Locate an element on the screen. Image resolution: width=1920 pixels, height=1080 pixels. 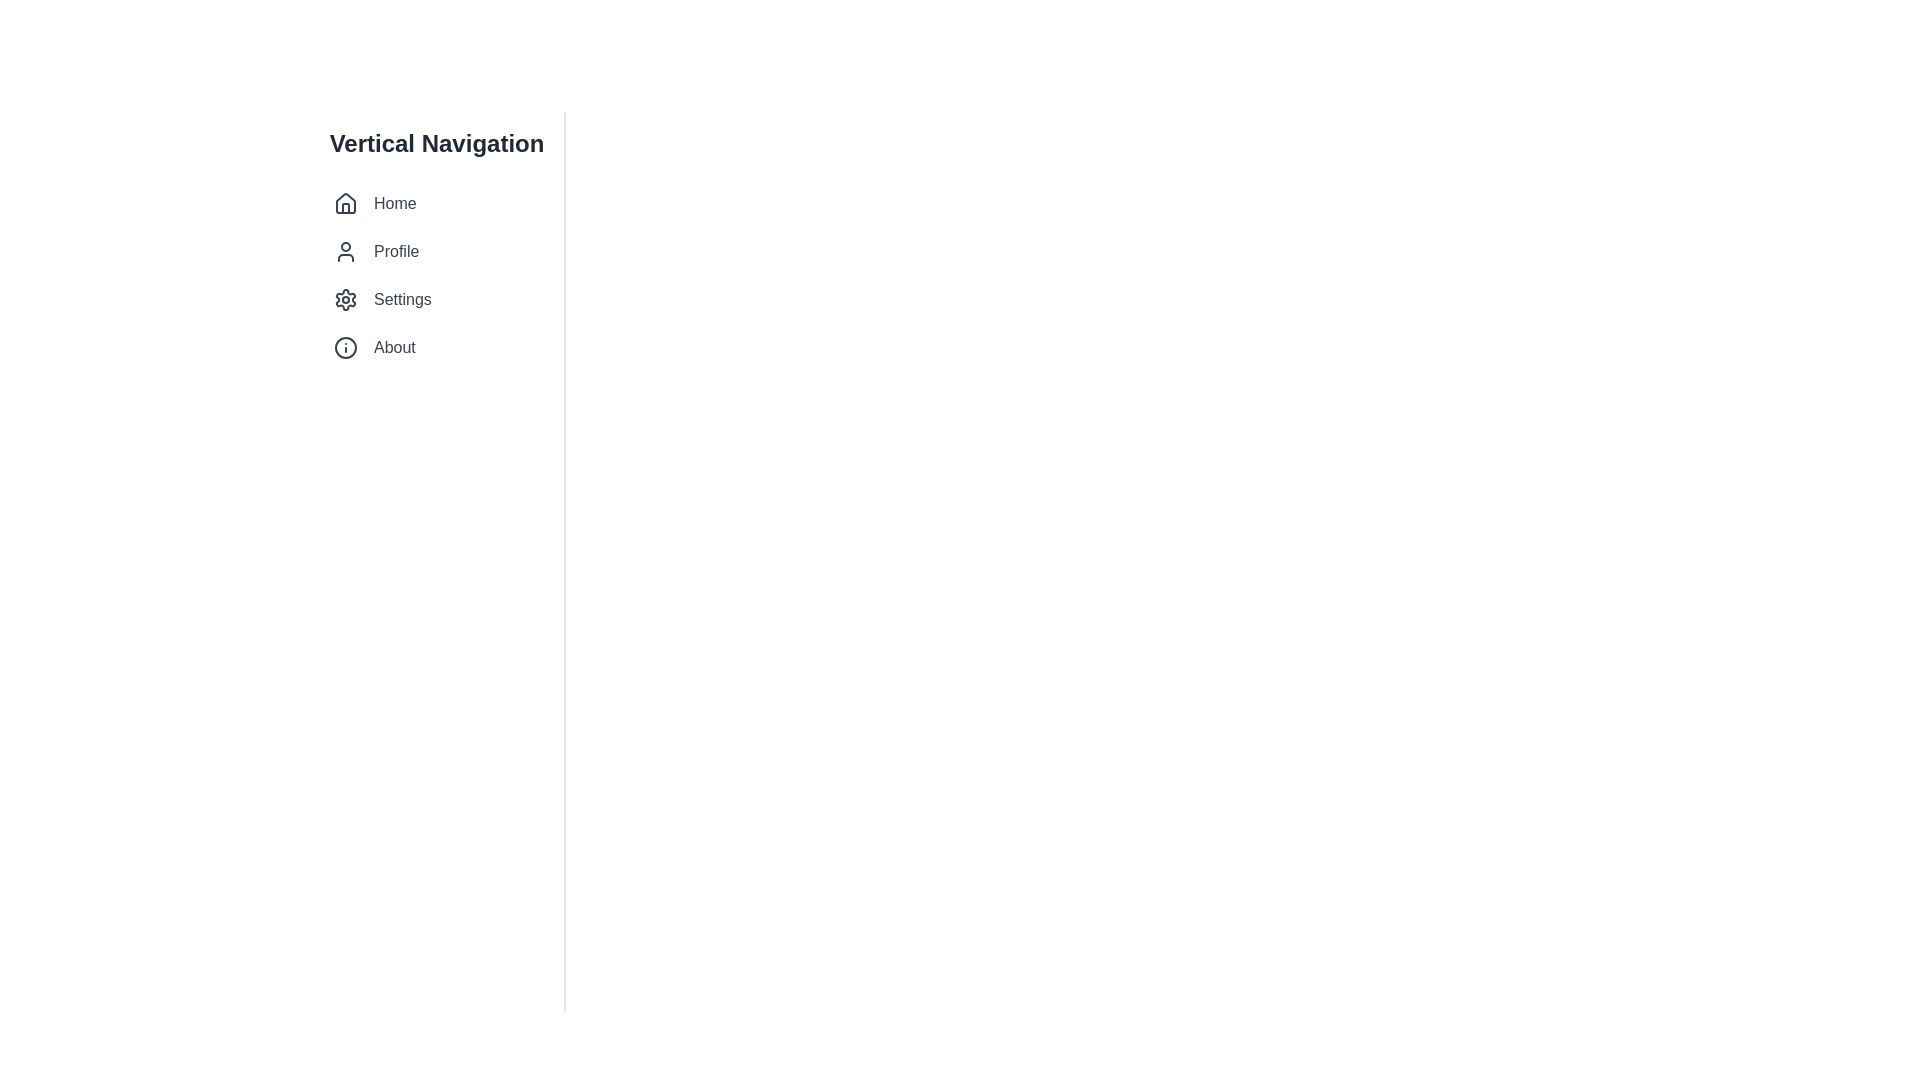
the 'Settings' button, which is the third item in the vertical navigation menu is located at coordinates (435, 300).